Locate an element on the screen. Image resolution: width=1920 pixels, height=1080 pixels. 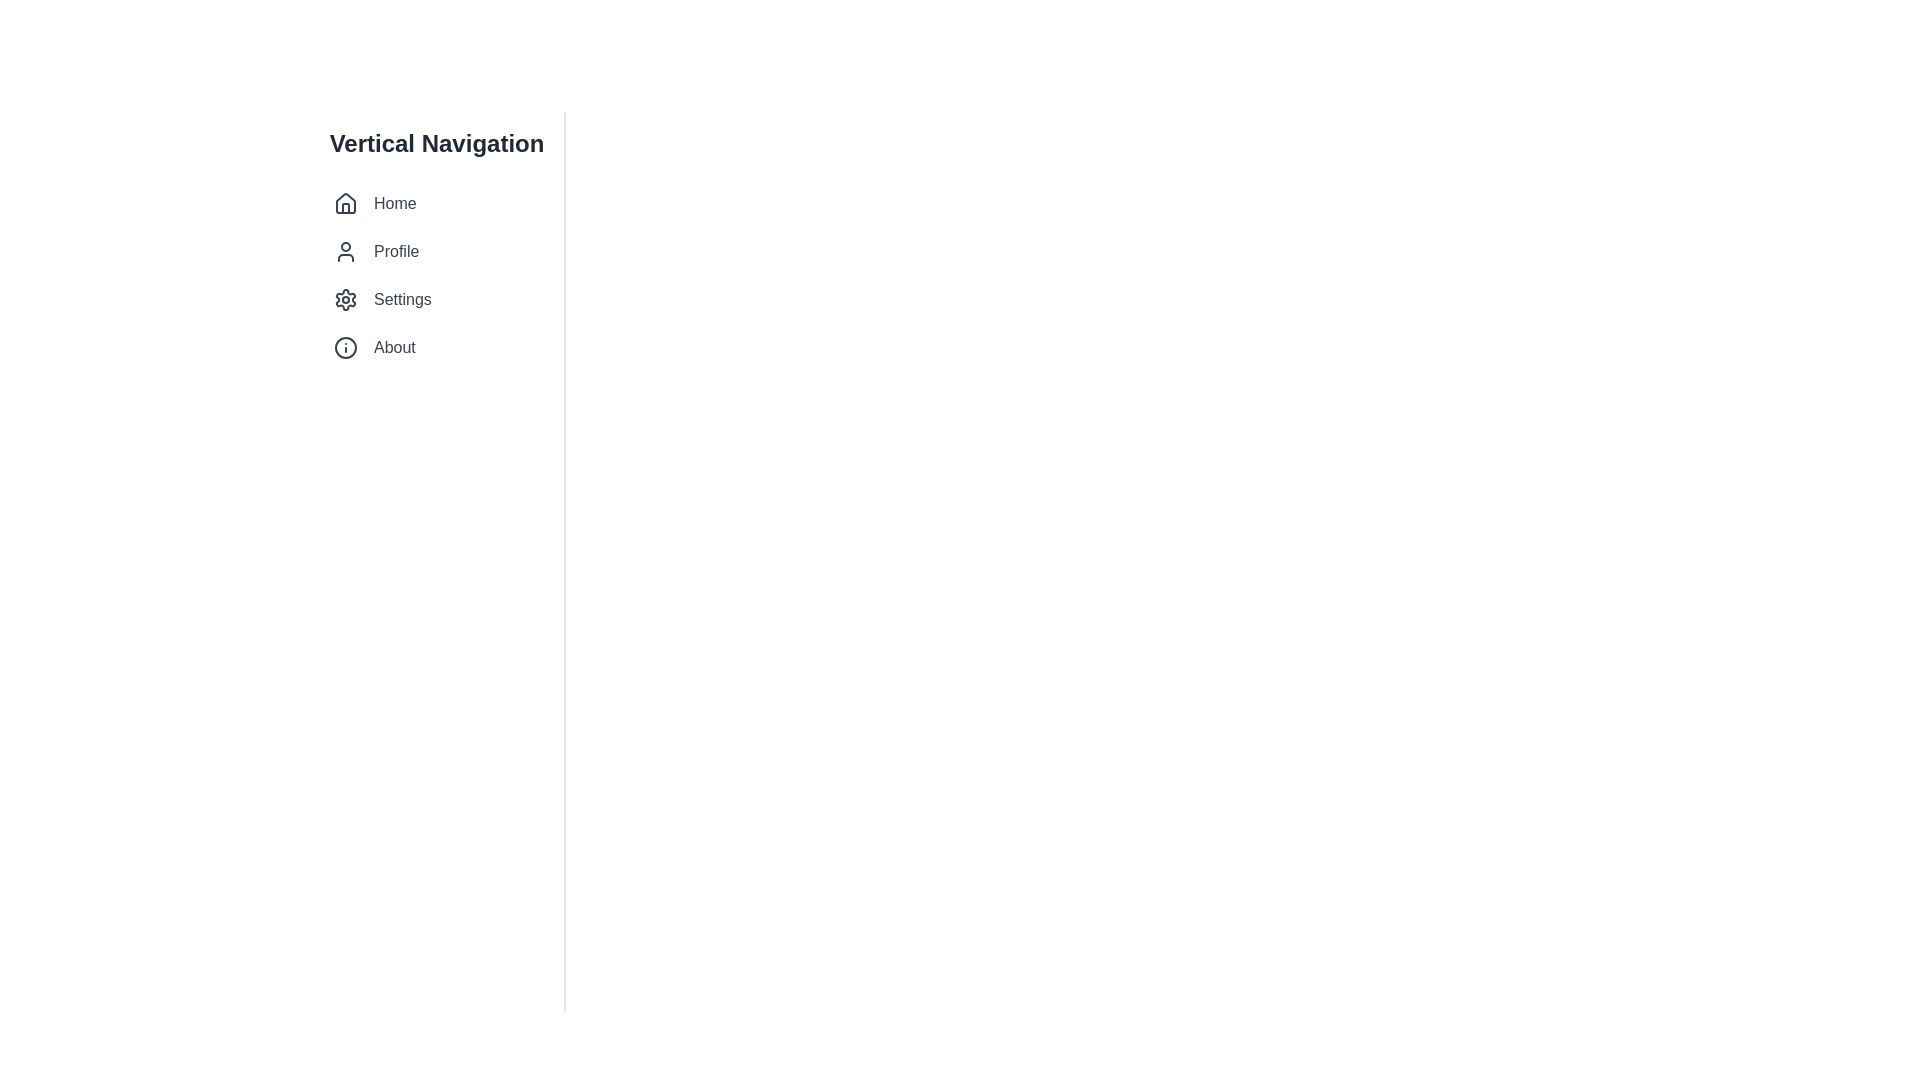
the 'Settings' button, which is the third item in the vertical navigation menu is located at coordinates (435, 300).